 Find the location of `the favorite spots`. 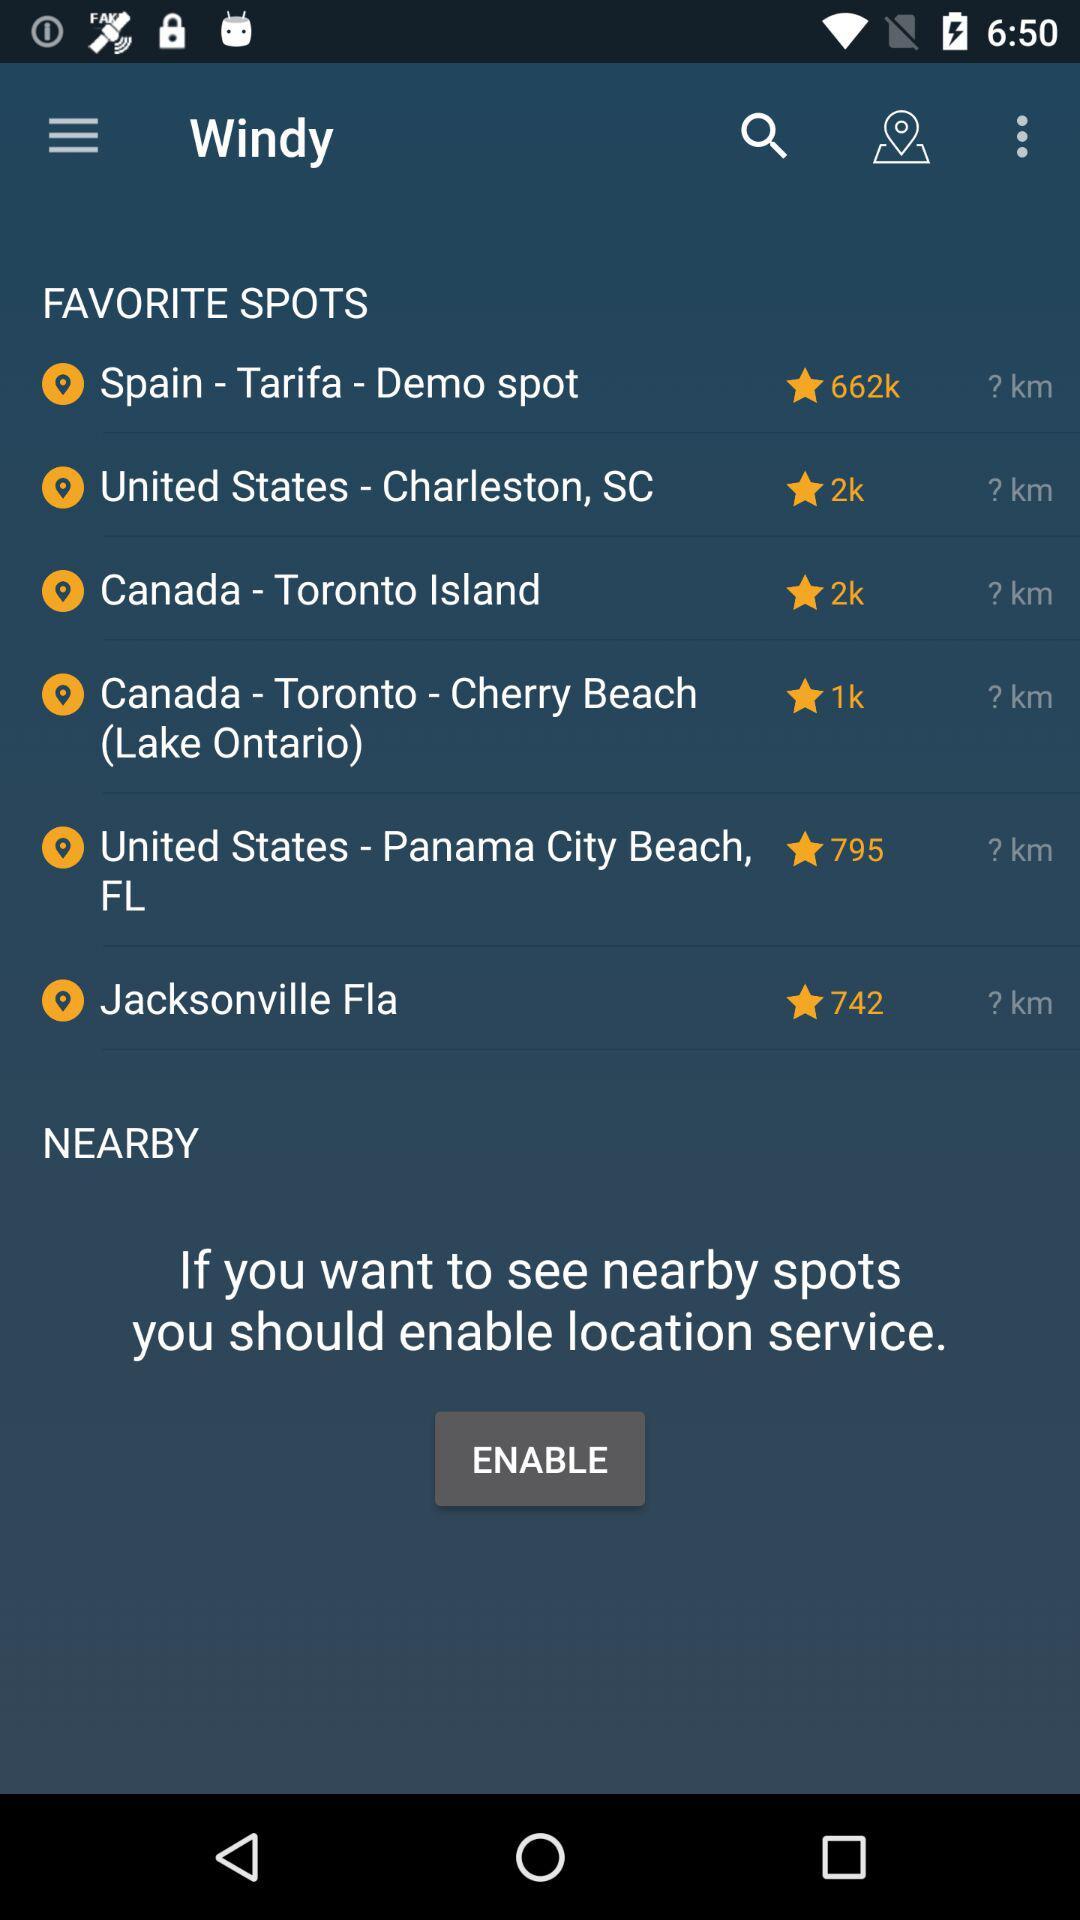

the favorite spots is located at coordinates (540, 268).